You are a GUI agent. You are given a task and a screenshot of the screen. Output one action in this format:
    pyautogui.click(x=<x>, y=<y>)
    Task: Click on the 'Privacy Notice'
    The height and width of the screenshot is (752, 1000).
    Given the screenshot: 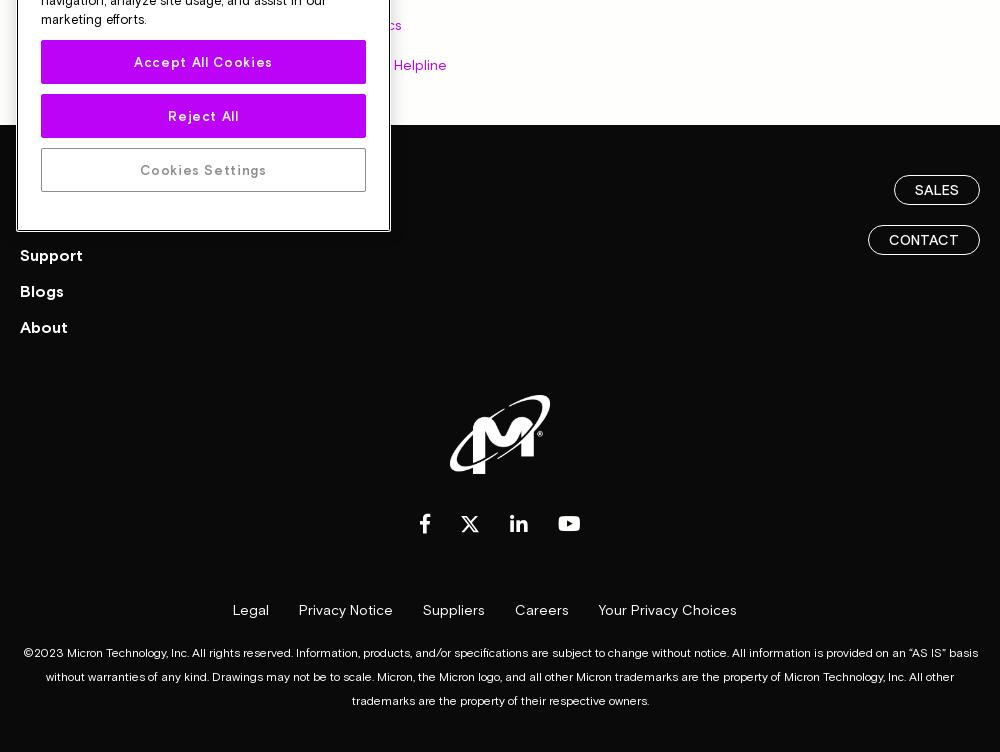 What is the action you would take?
    pyautogui.click(x=345, y=608)
    